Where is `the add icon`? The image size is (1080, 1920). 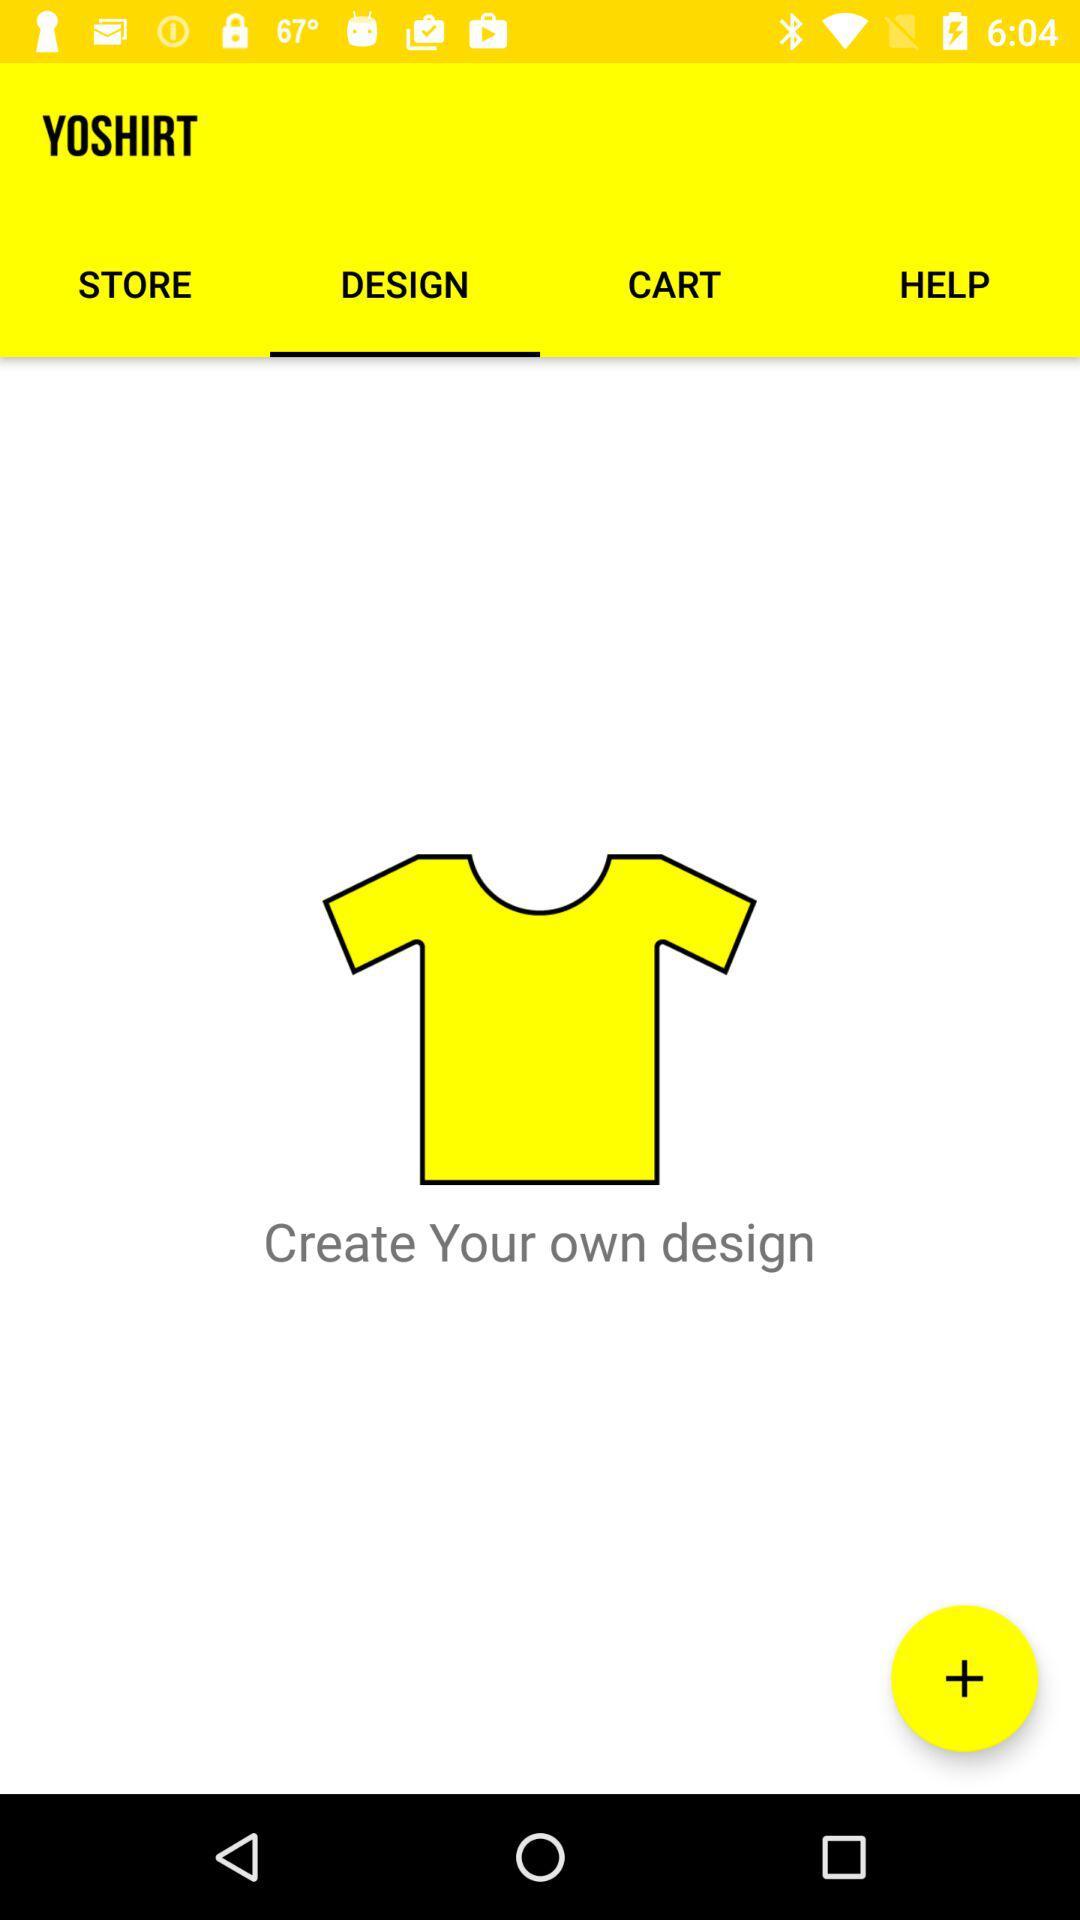 the add icon is located at coordinates (963, 1678).